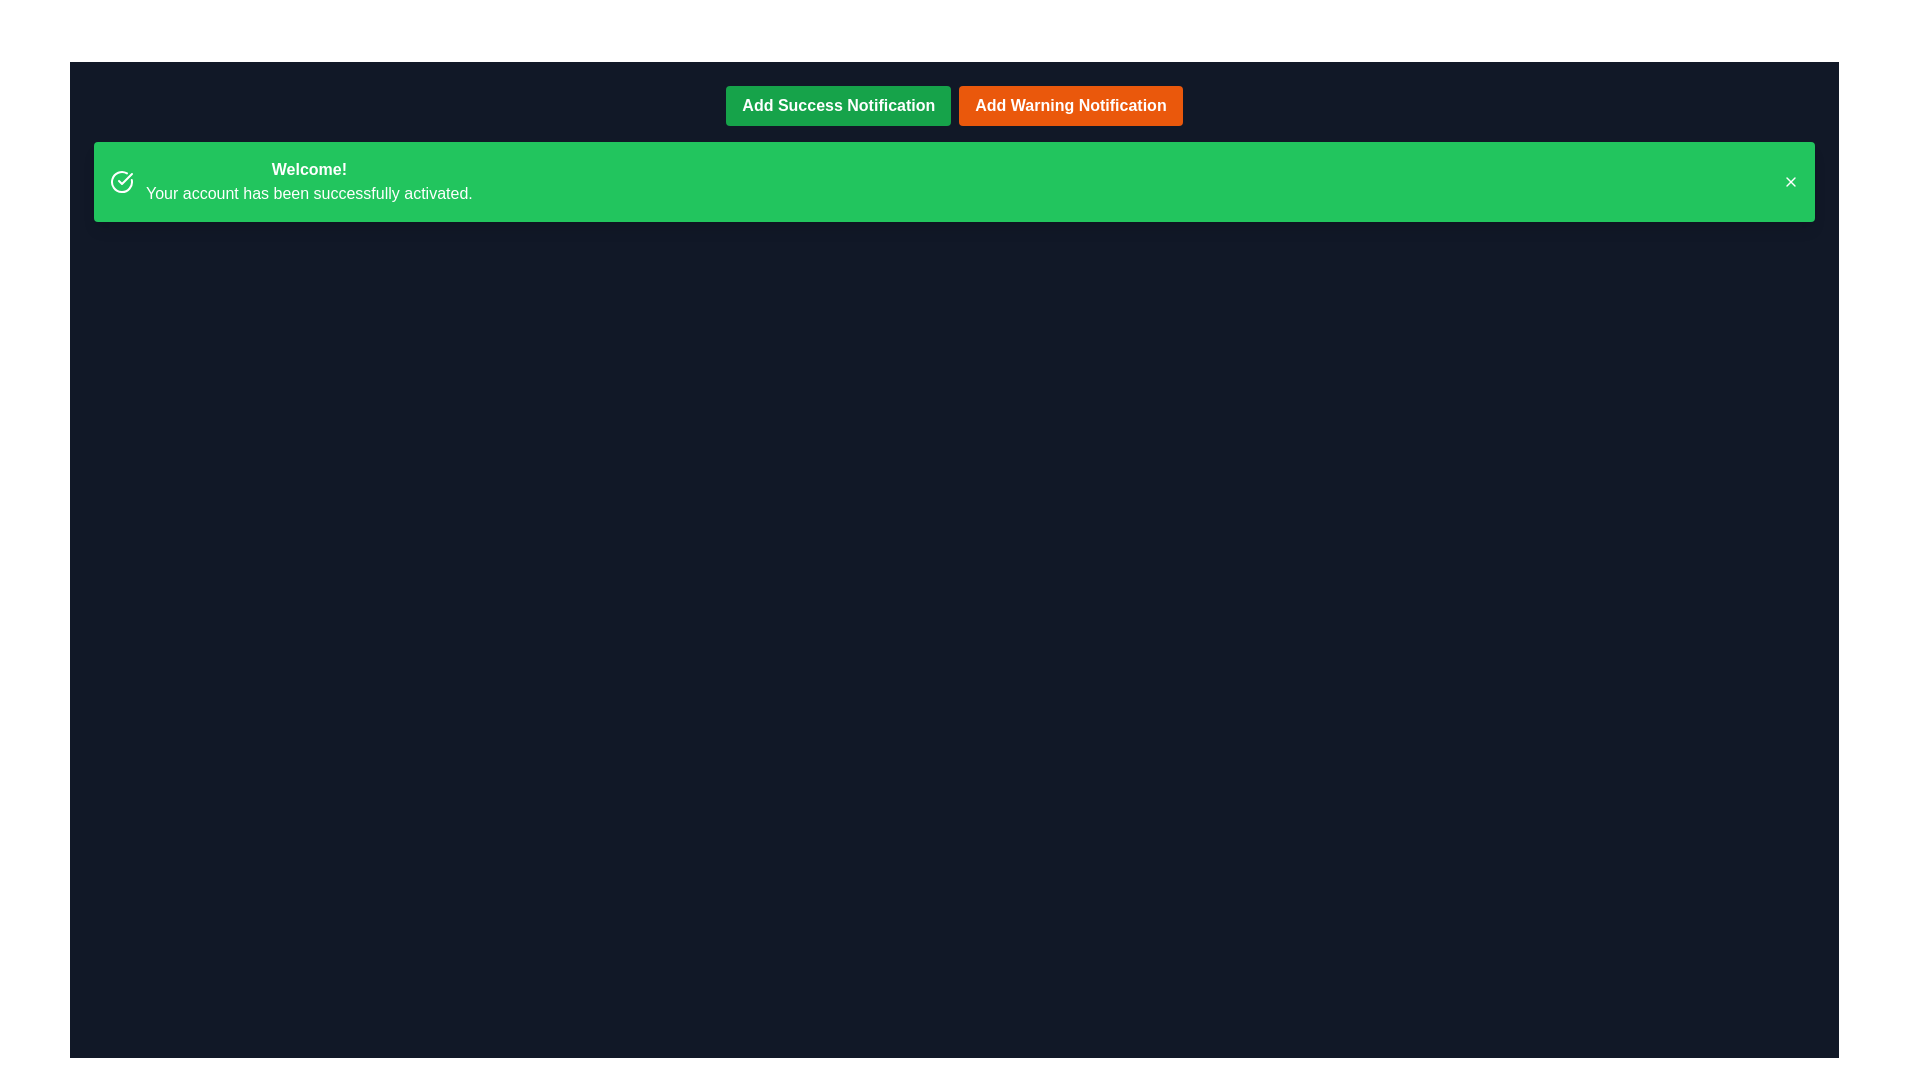 This screenshot has height=1080, width=1920. I want to click on the green button labeled 'Add Success Notification' located at the top of the interface, so click(838, 105).